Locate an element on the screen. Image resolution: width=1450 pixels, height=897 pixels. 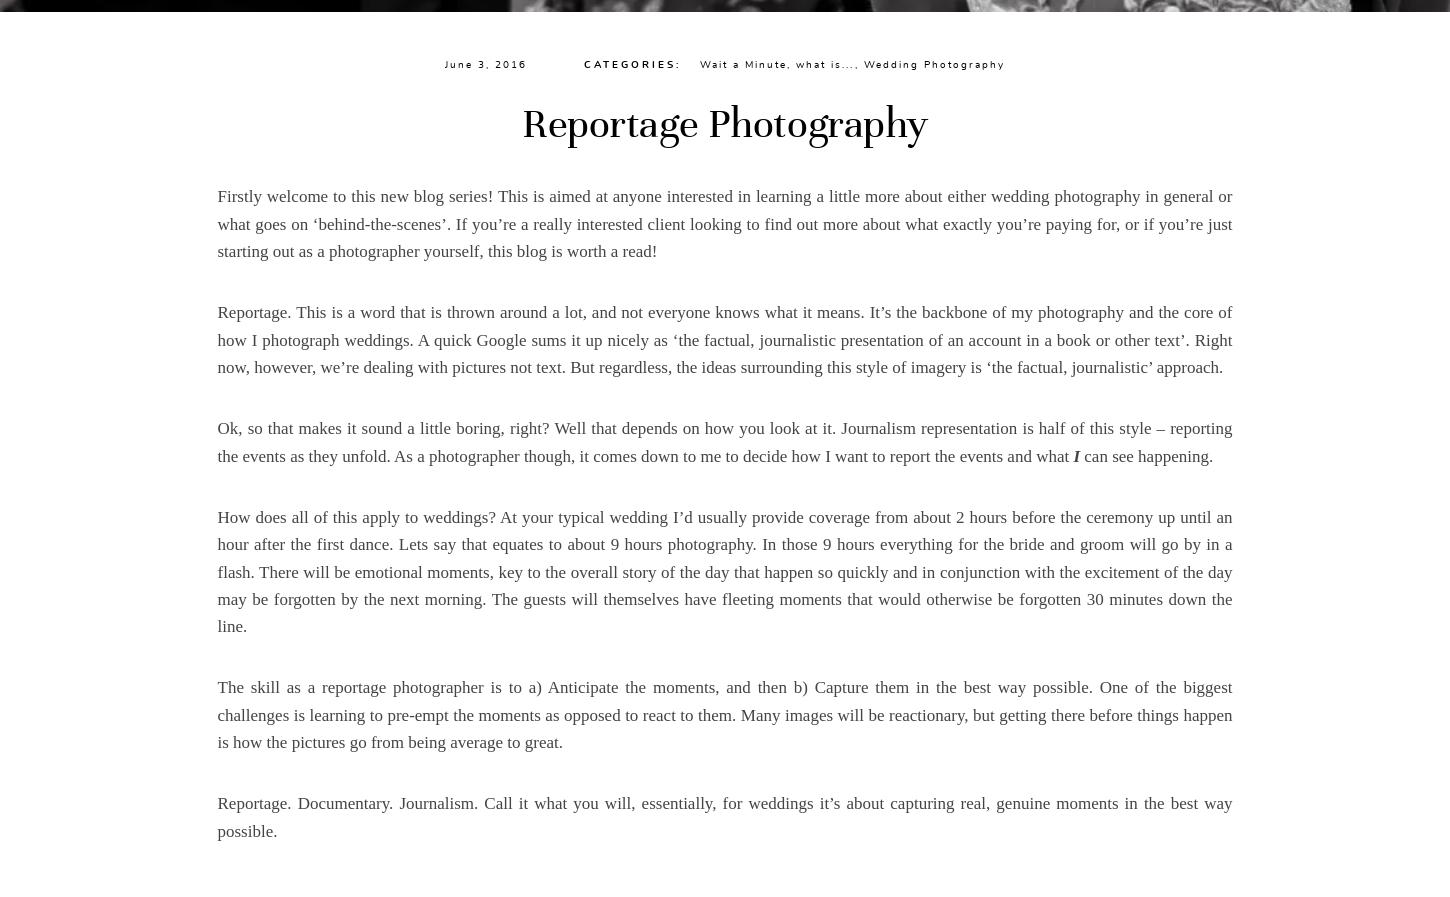
'Reportage. This is a word that is thrown around a lot, and not everyone knows what it means. It’s the backbone of my photography and the core of how I photograph weddings. A quick Google sums it up nicely as ‘the factual, journalistic presentation of an account in a book or other text’. Right now, however, we’re dealing with pictures not text. But regardless, the ideas surrounding this style of imagery is ‘the factual, journalistic’ approach.' is located at coordinates (216, 338).